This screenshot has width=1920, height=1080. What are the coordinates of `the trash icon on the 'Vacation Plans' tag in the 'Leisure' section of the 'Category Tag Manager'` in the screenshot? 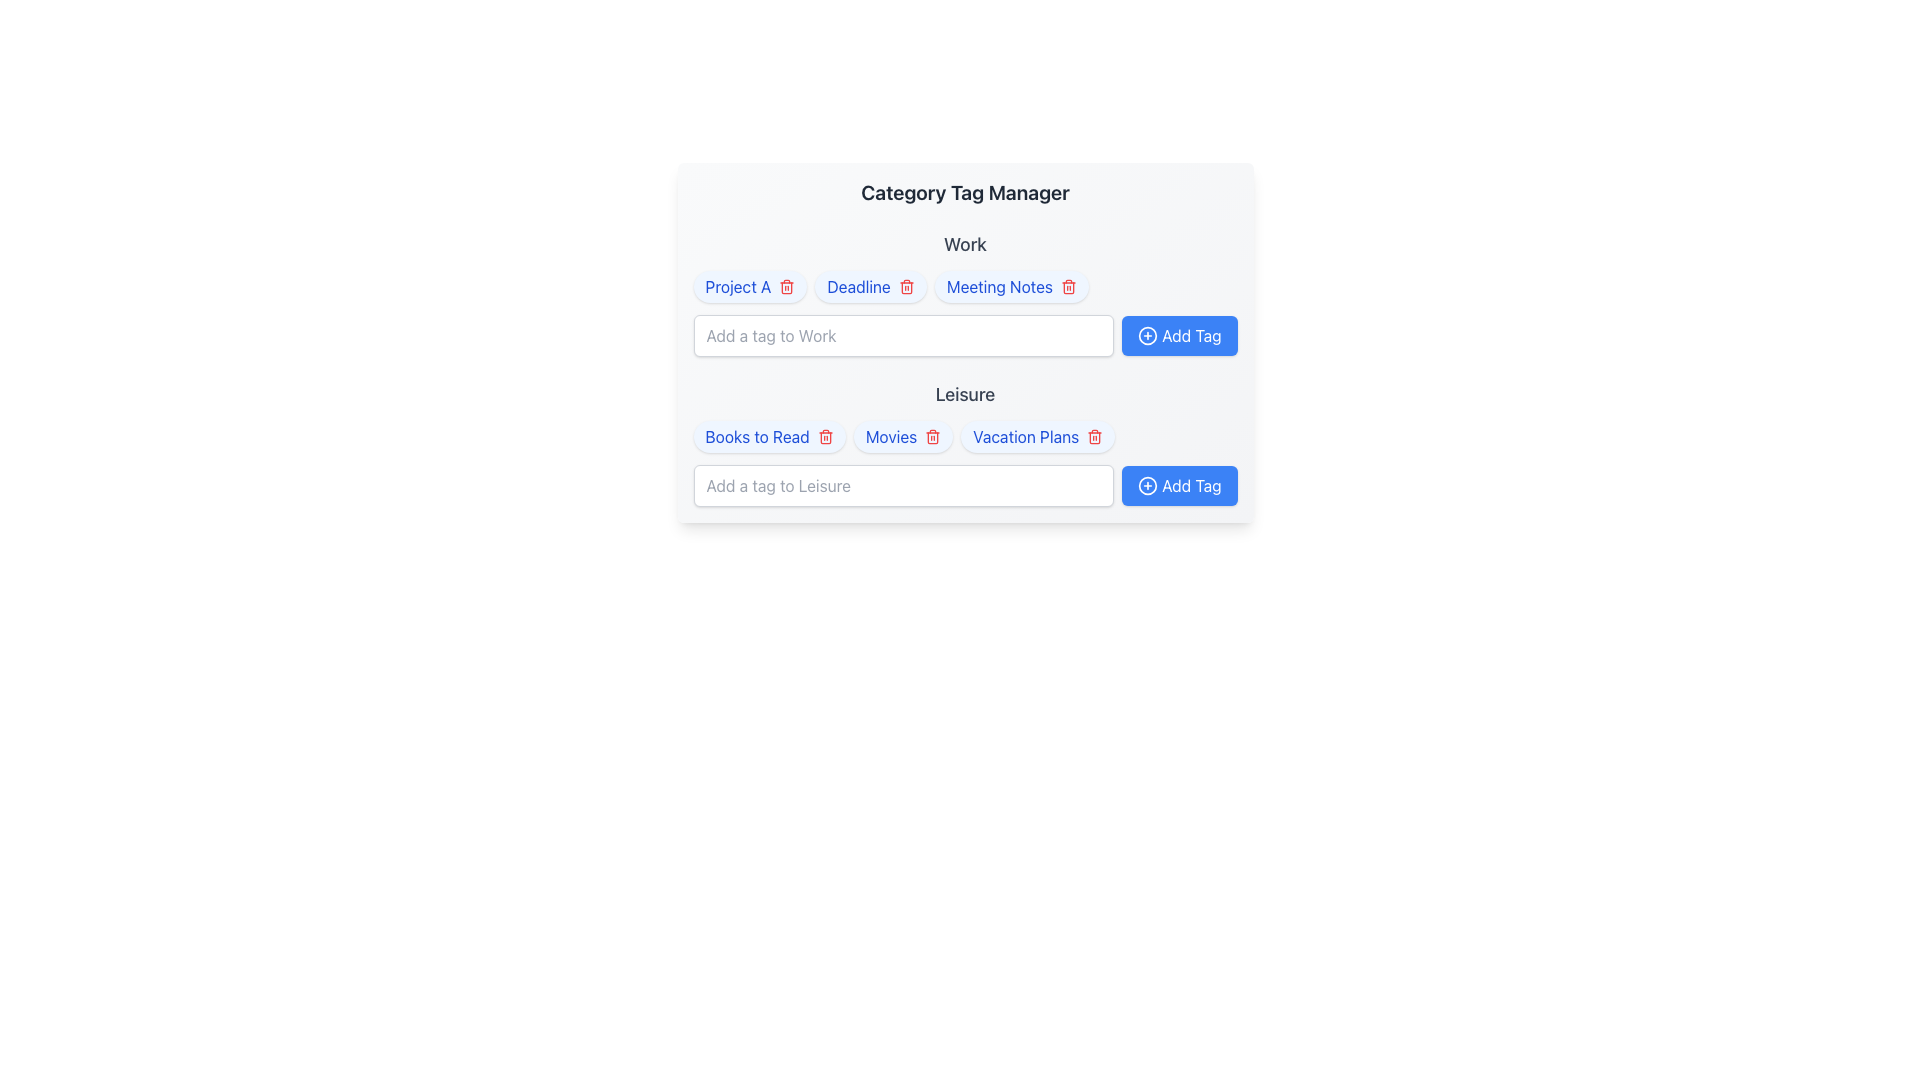 It's located at (1038, 435).